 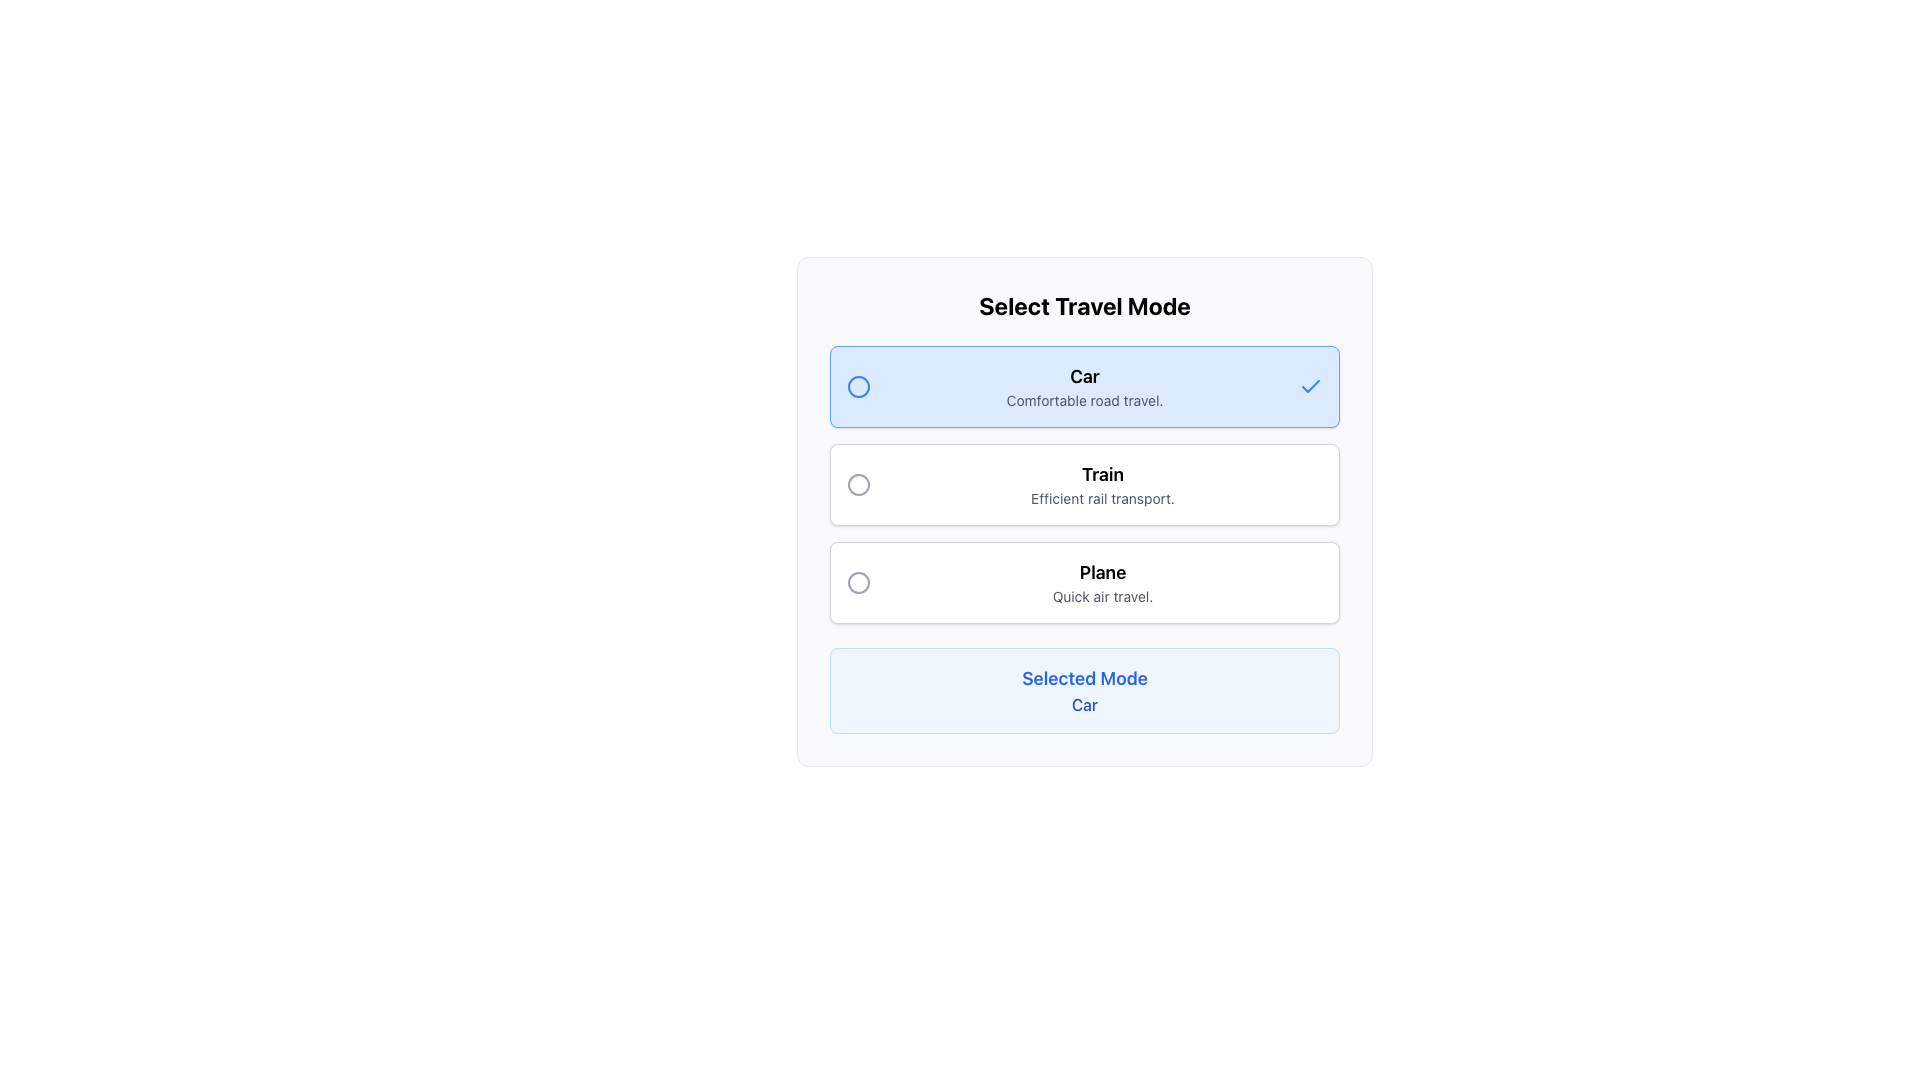 I want to click on the 'Car' text label that identifies the car travel option located at the top of the travel modes list, above the descriptive text 'Comfortable road travel.', so click(x=1083, y=377).